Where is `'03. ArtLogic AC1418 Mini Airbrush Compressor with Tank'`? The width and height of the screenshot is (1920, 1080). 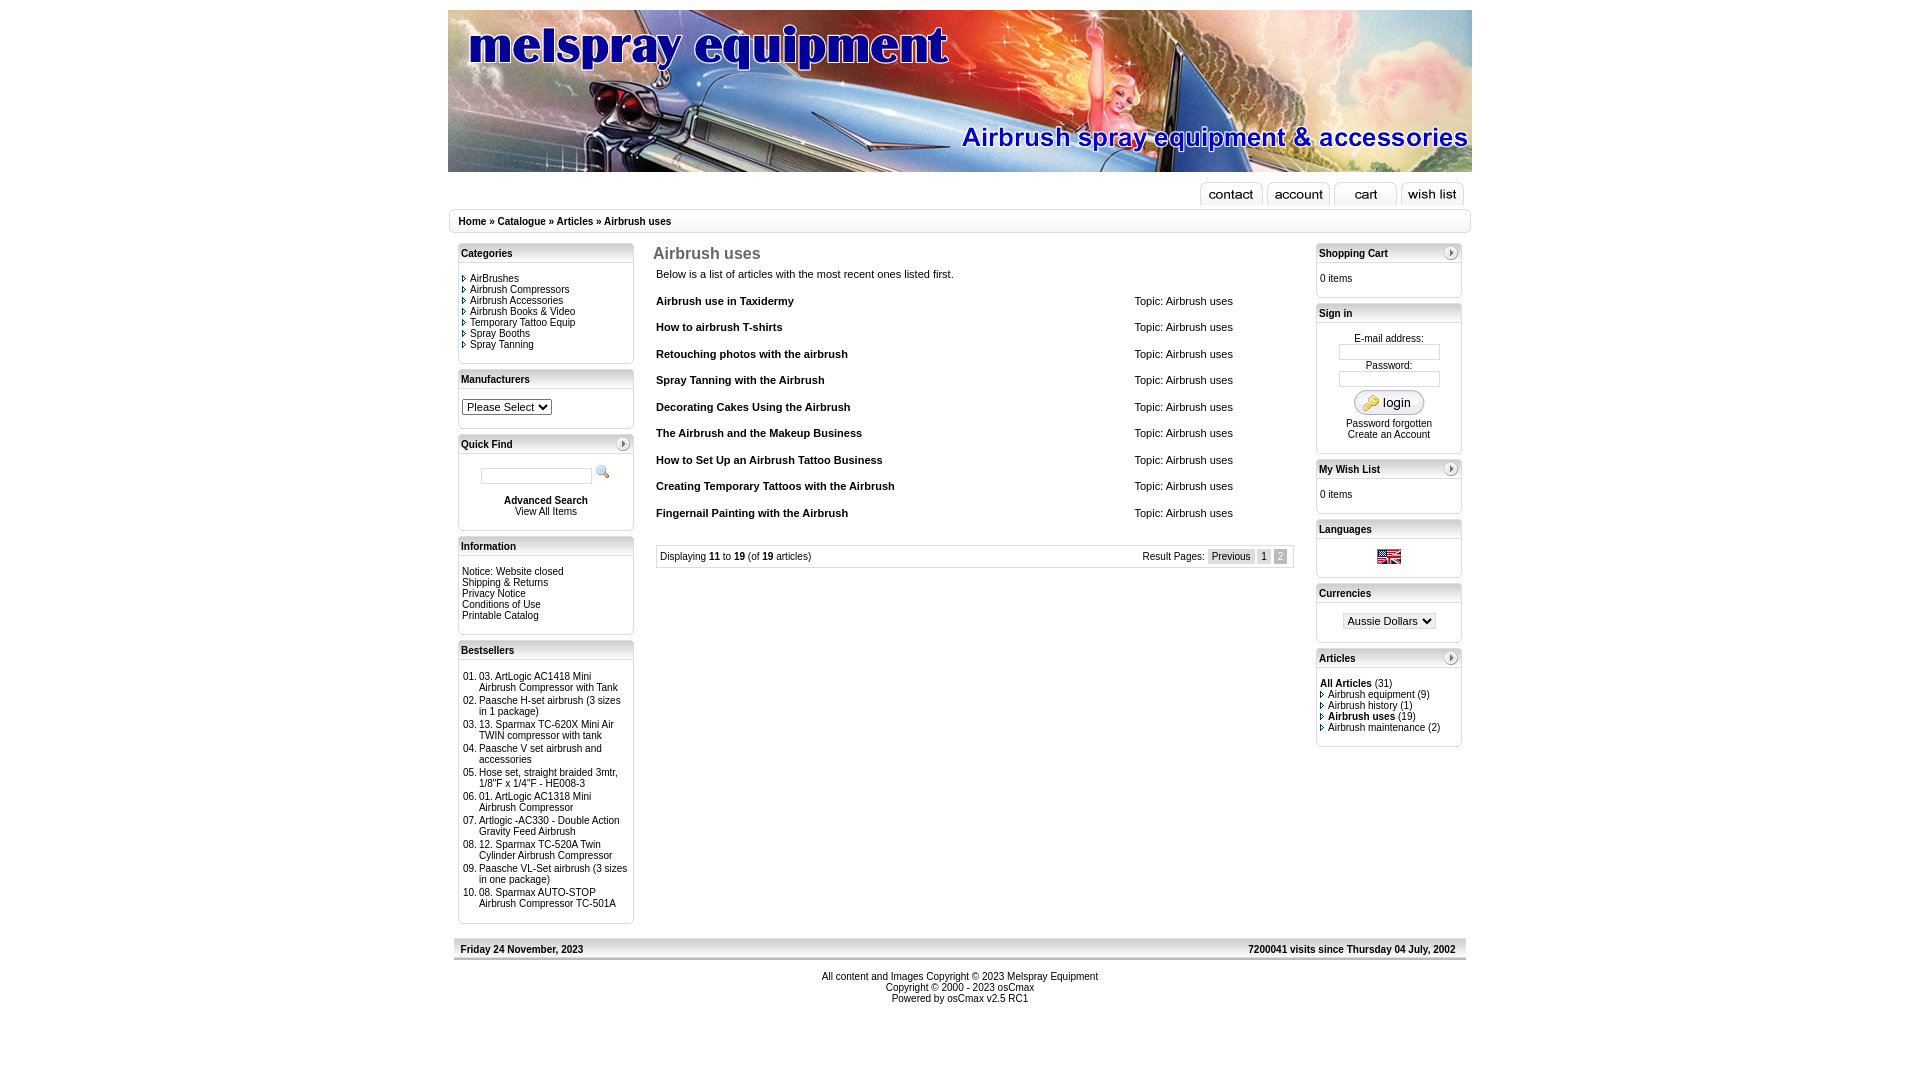
'03. ArtLogic AC1418 Mini Airbrush Compressor with Tank' is located at coordinates (548, 681).